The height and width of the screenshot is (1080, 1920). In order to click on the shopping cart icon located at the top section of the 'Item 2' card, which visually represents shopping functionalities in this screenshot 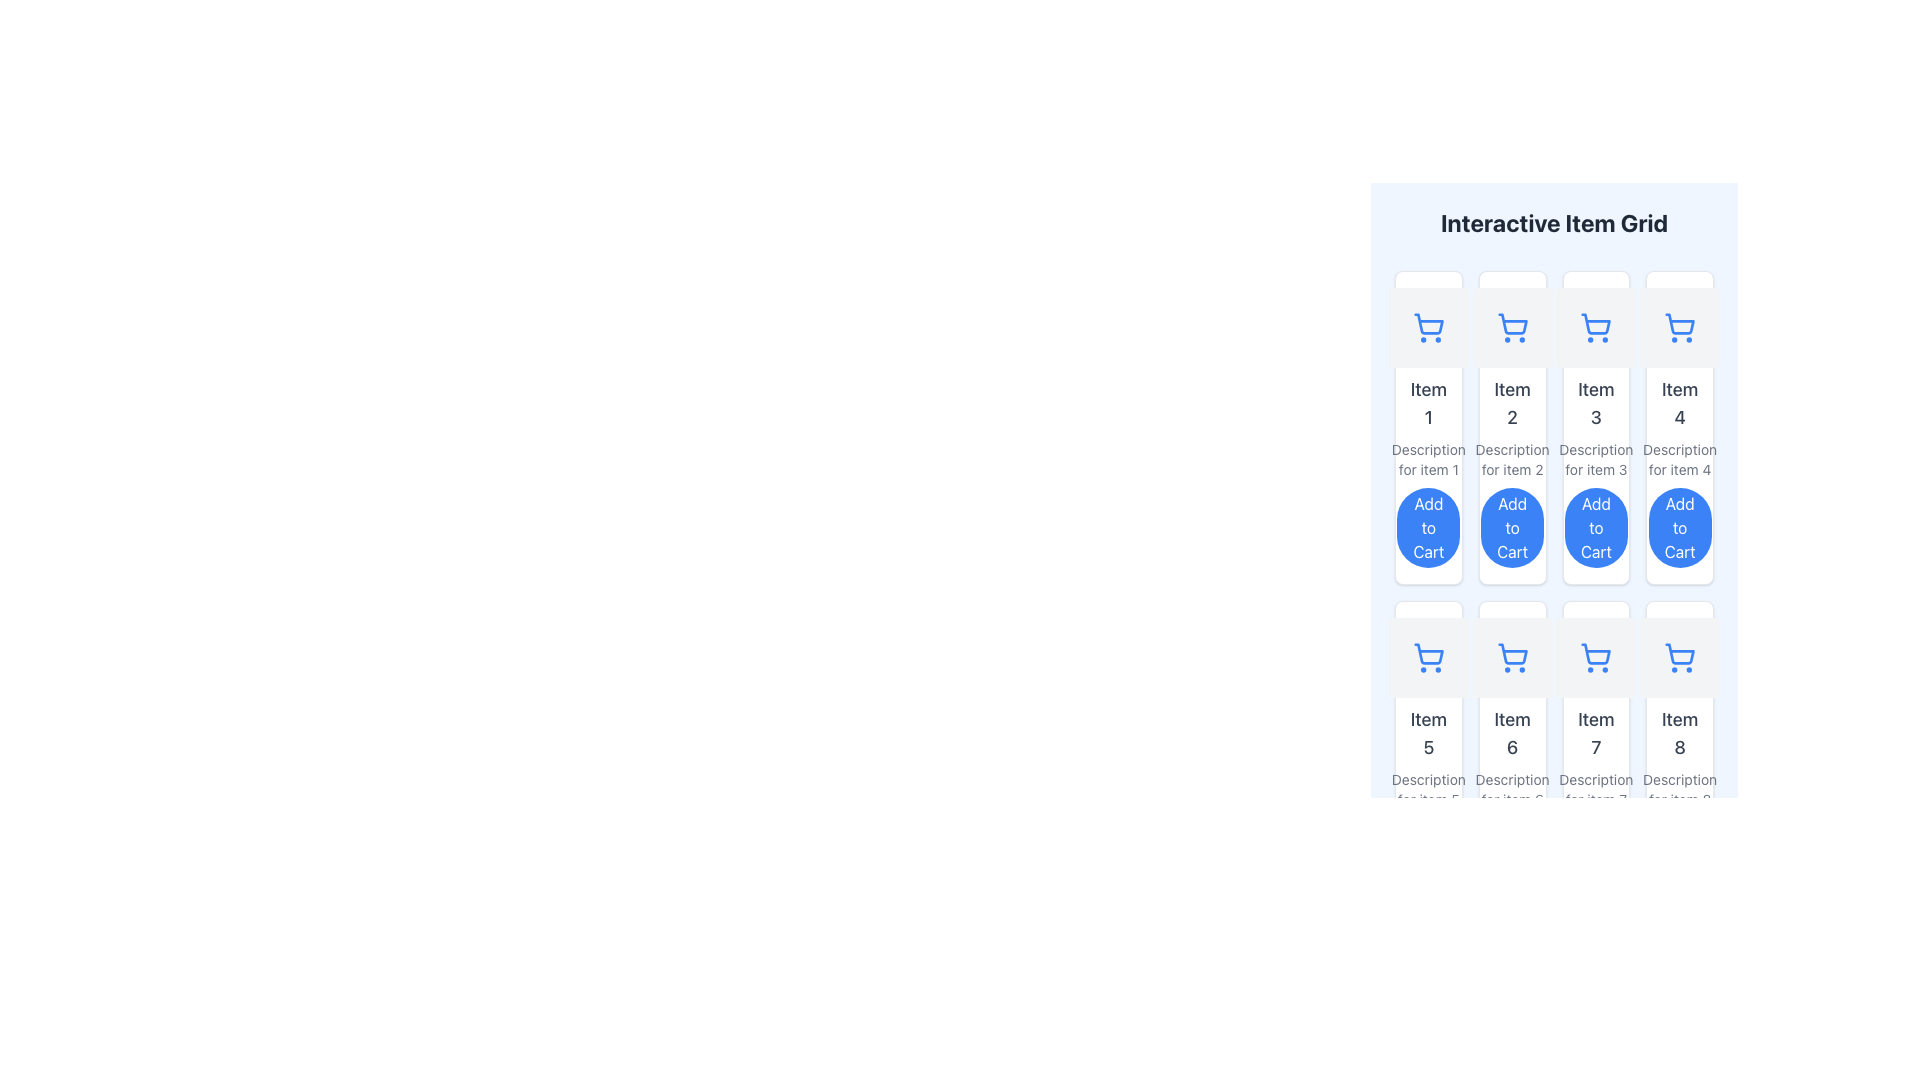, I will do `click(1512, 326)`.